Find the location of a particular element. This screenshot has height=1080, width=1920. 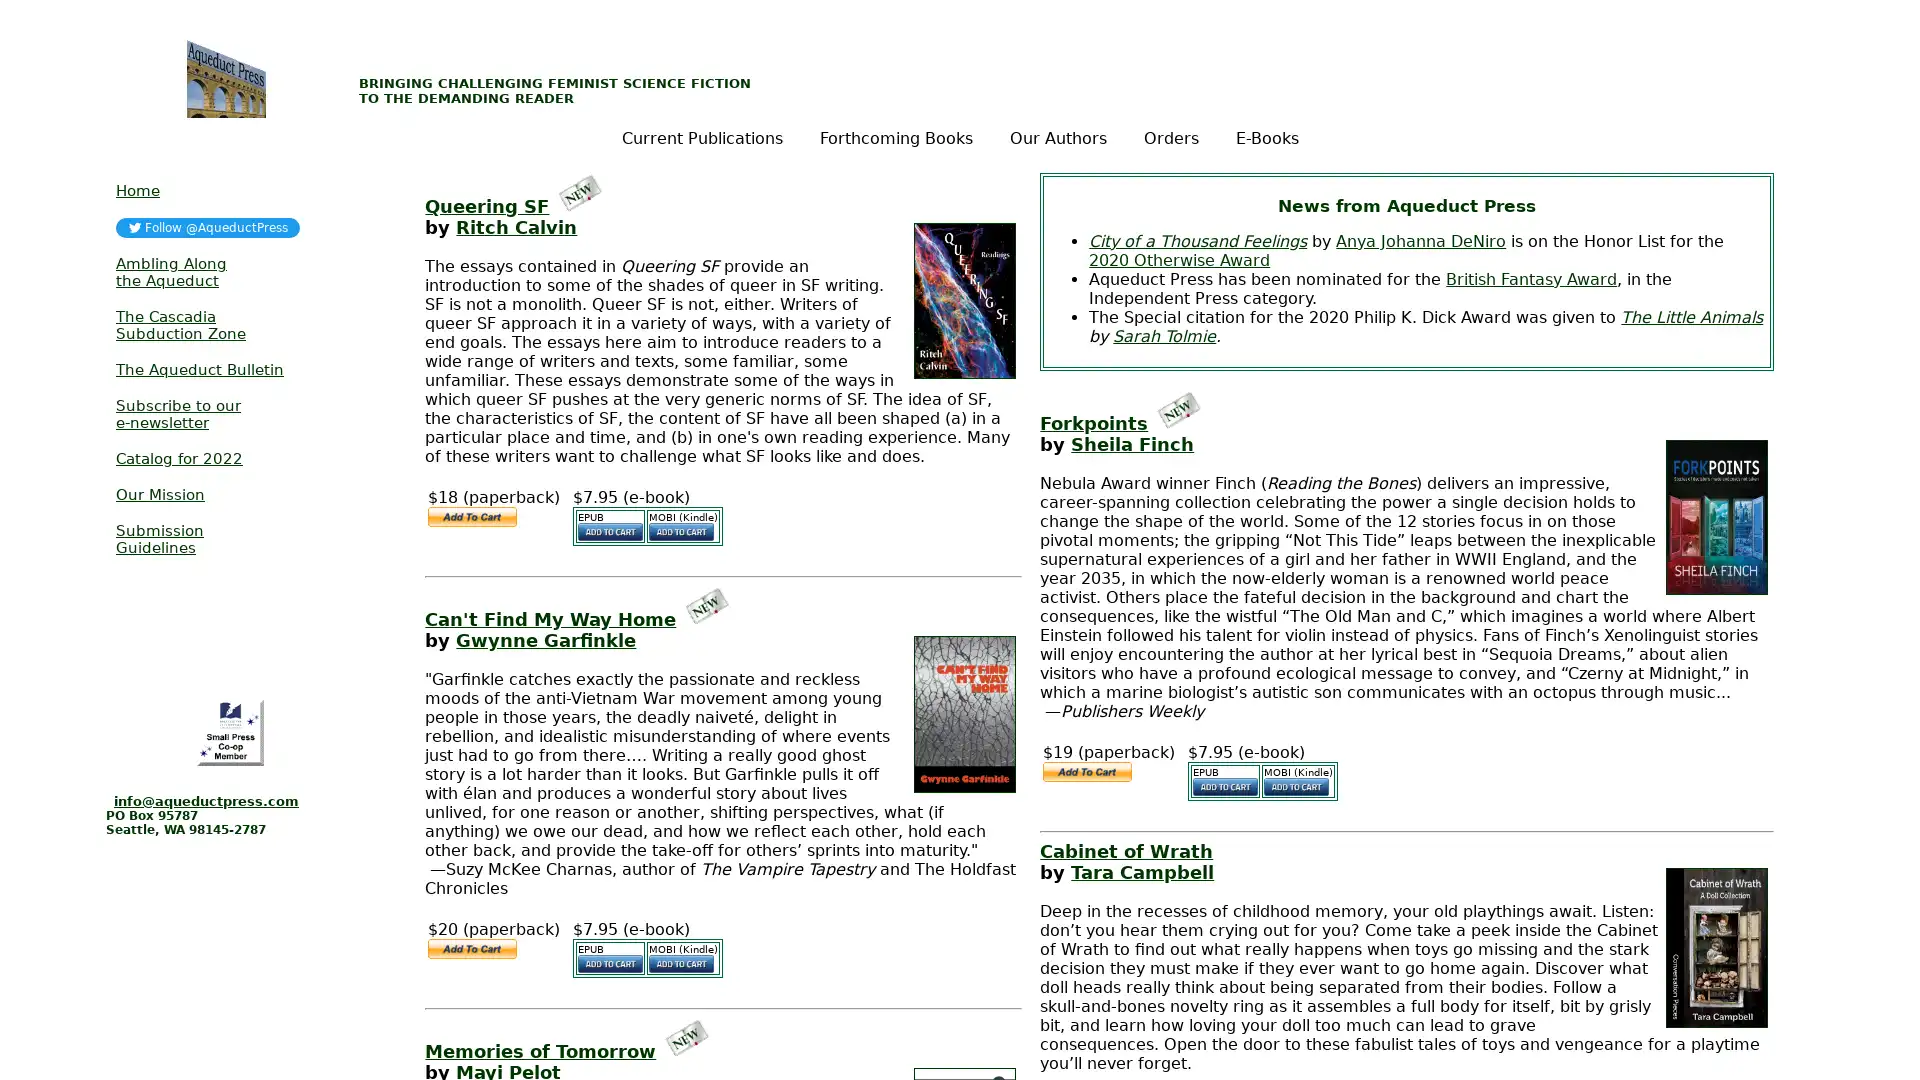

Make payments with PayPal - it\'s fast, free and secure! is located at coordinates (1085, 770).